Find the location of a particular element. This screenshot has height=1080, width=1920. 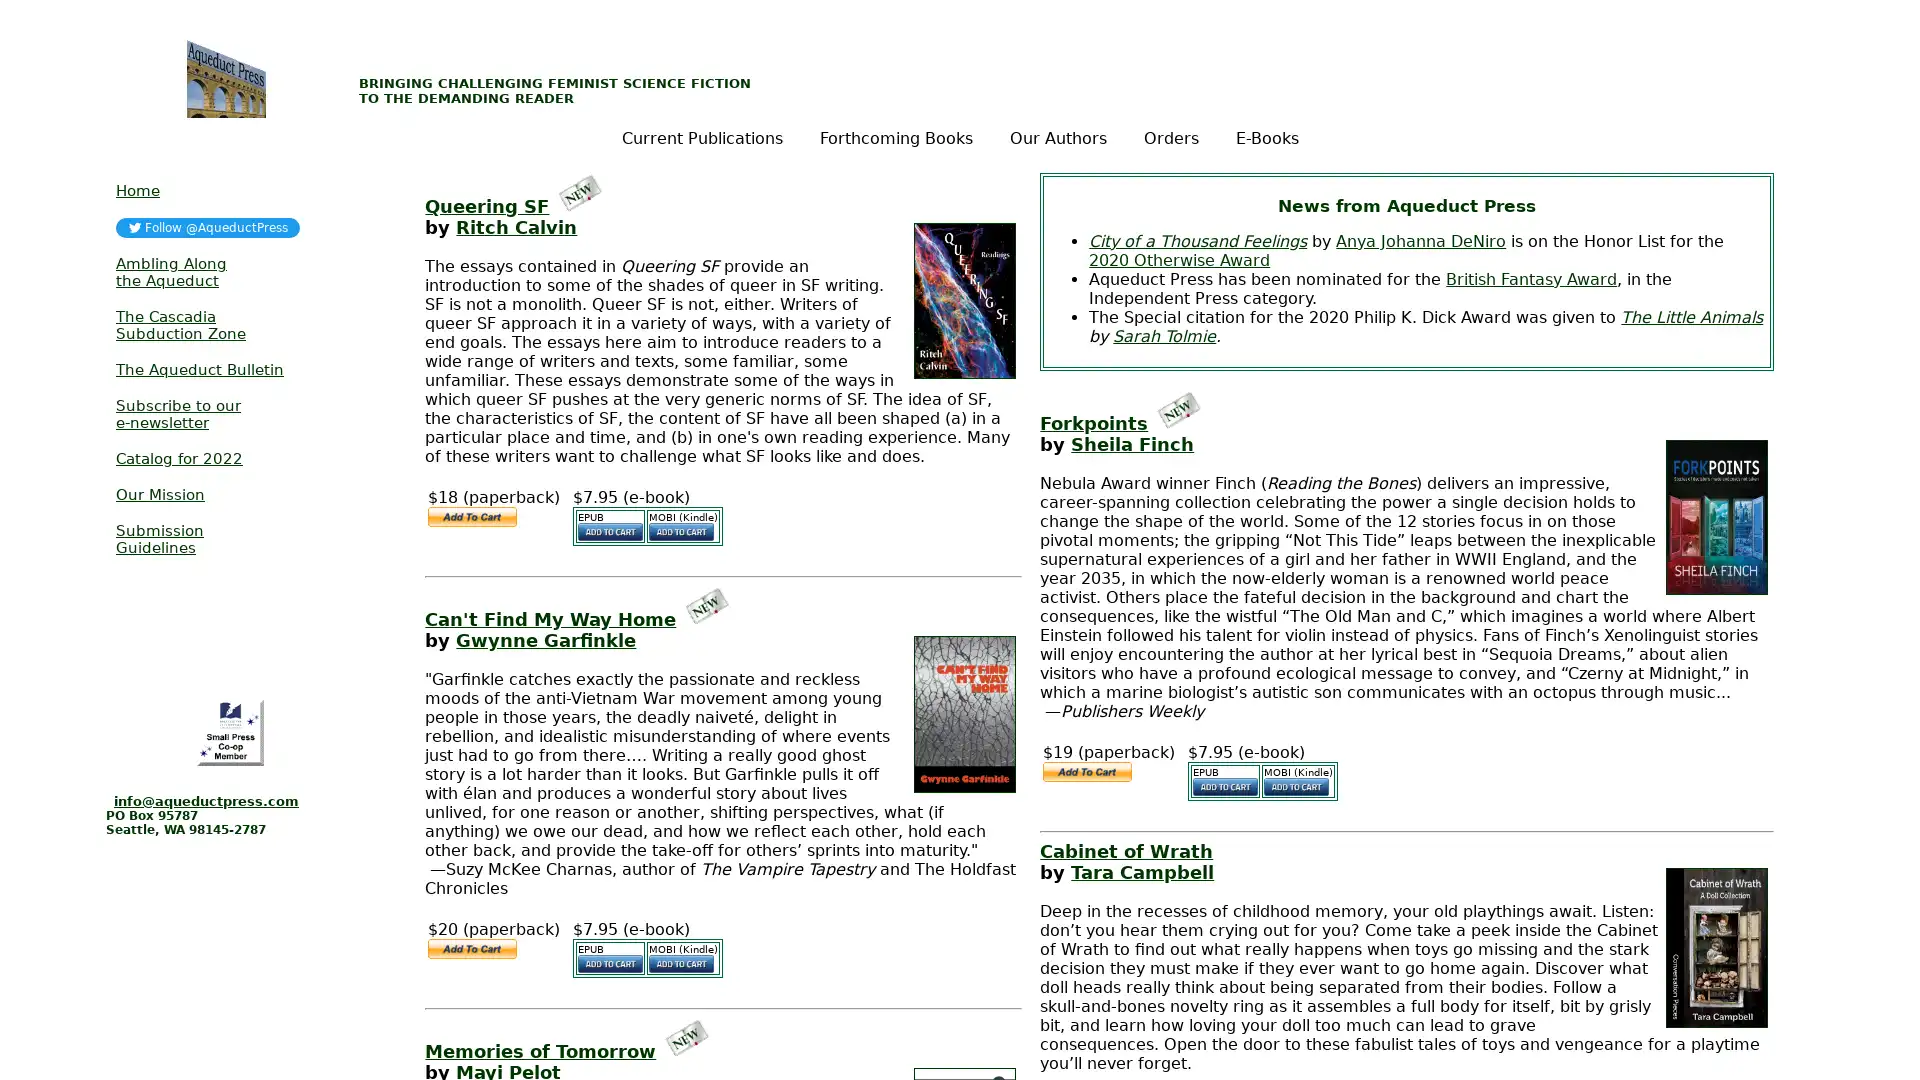

Make payments with PayPal - it\'s fast, free and secure! is located at coordinates (1085, 770).